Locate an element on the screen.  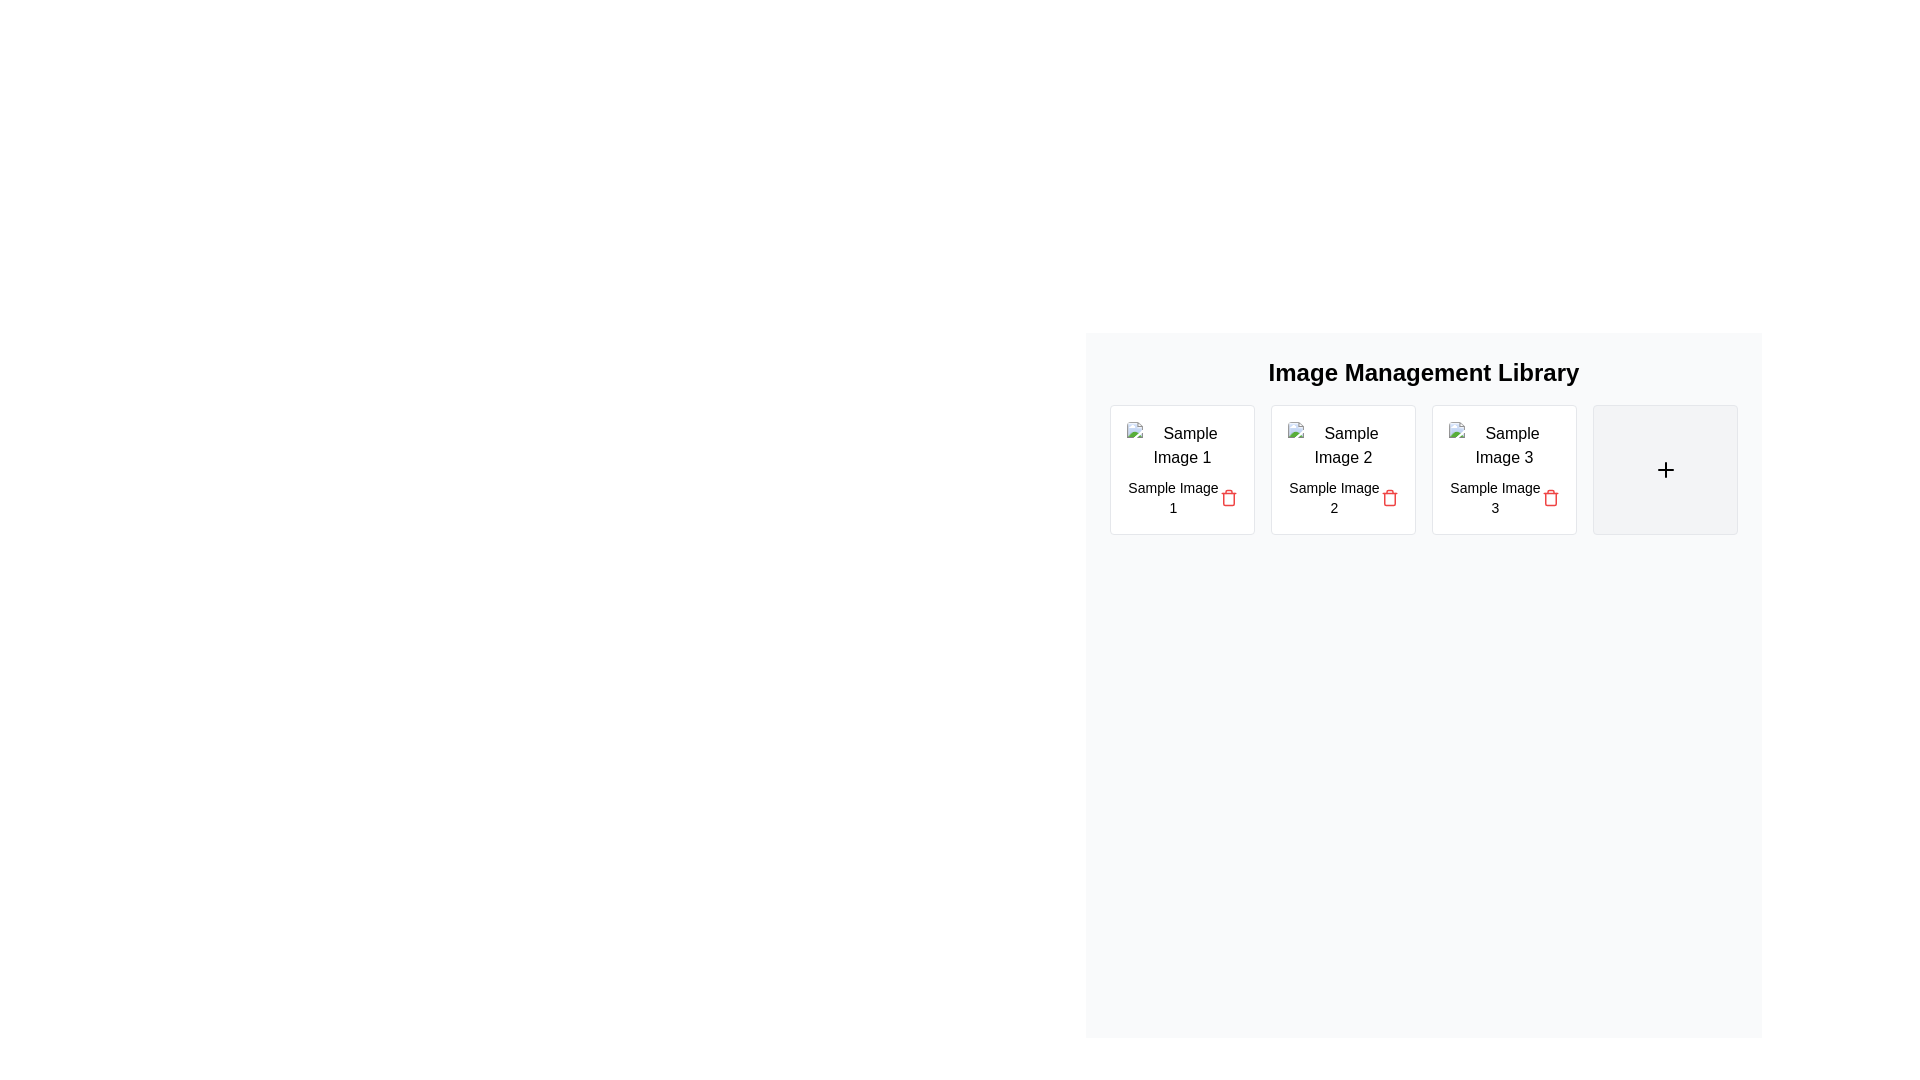
the text display element labeled 'Sample Image 3' which is aligned to the left and located below the corresponding image in the grid is located at coordinates (1504, 496).